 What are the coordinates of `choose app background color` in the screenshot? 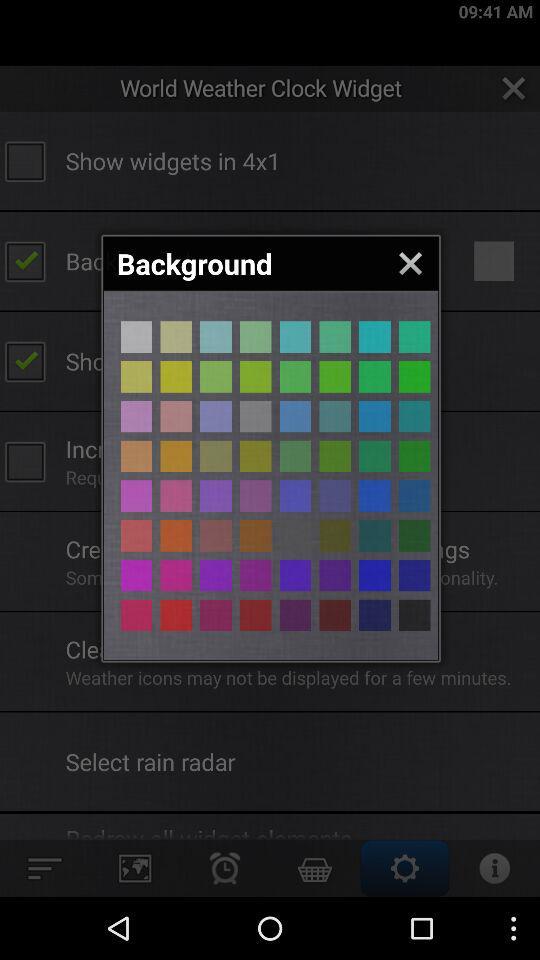 It's located at (294, 614).